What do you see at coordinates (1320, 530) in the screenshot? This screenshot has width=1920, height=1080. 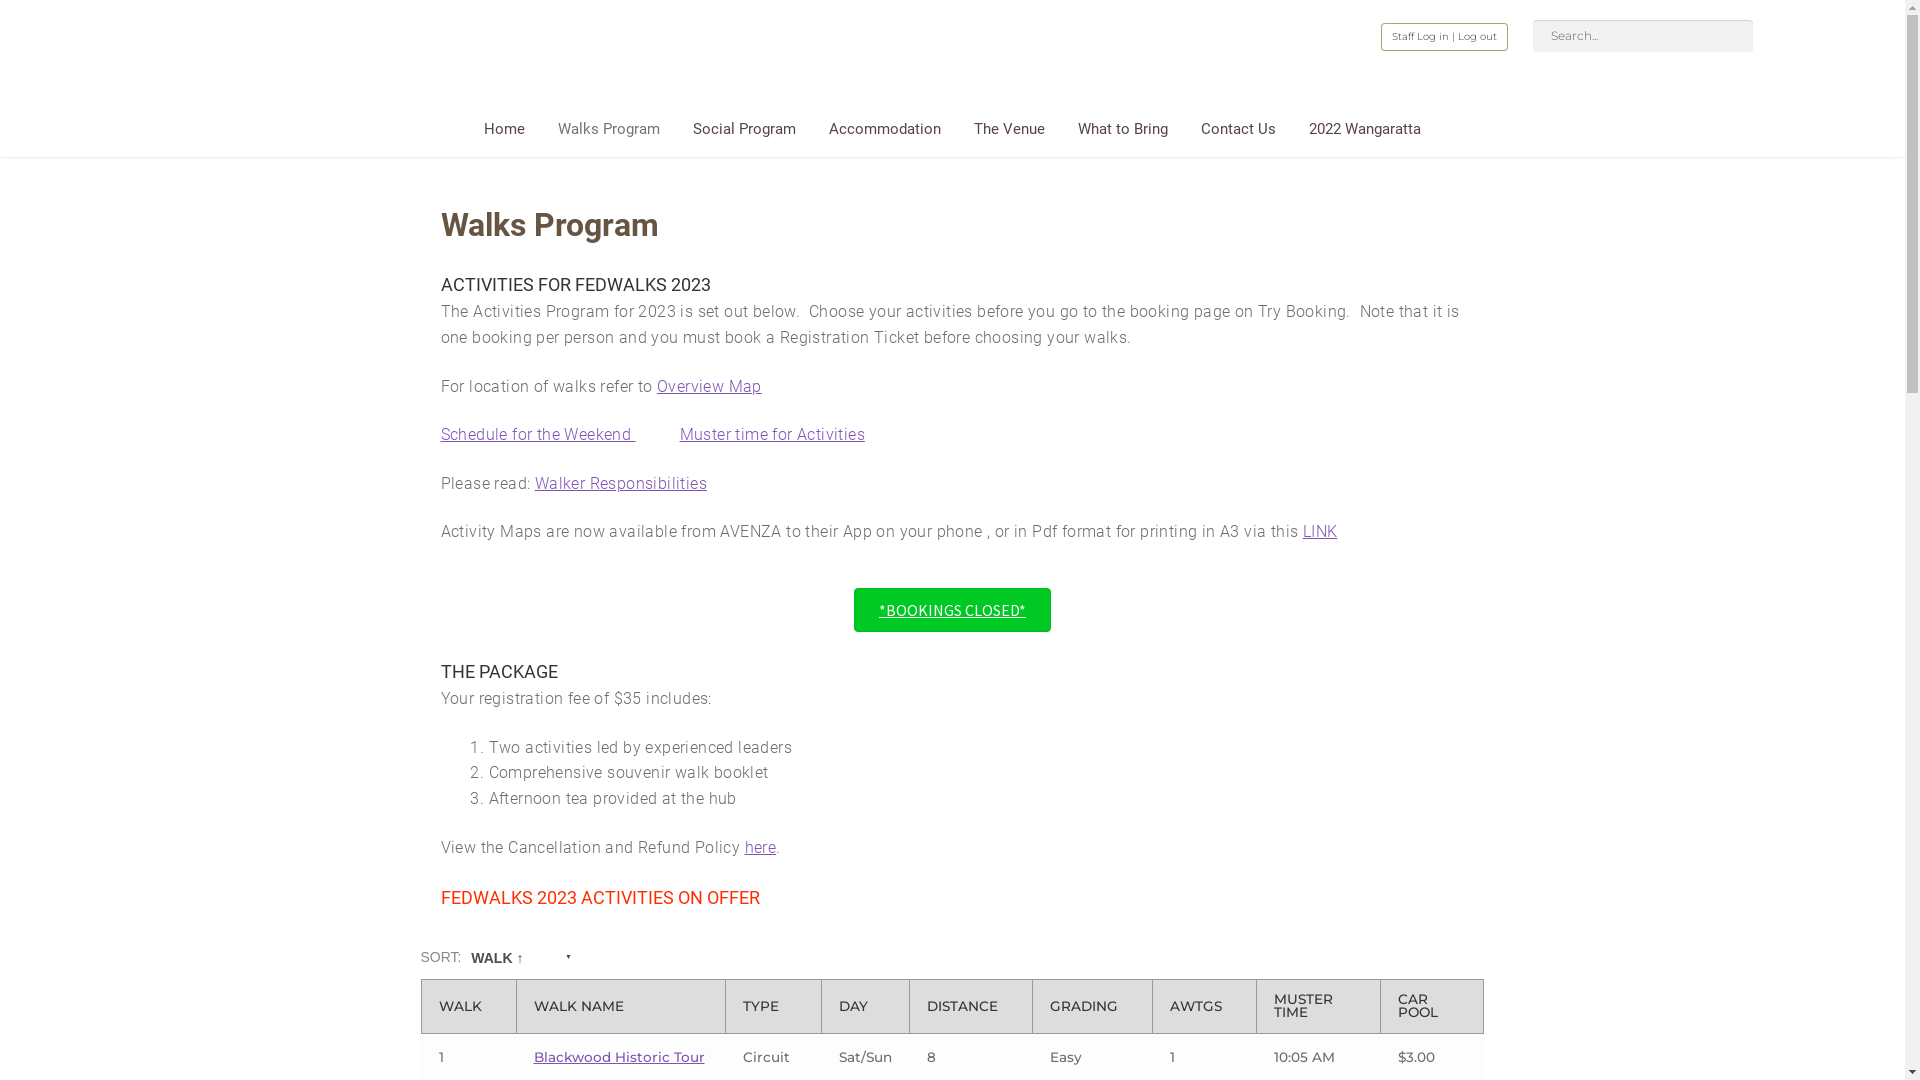 I see `'LINK'` at bounding box center [1320, 530].